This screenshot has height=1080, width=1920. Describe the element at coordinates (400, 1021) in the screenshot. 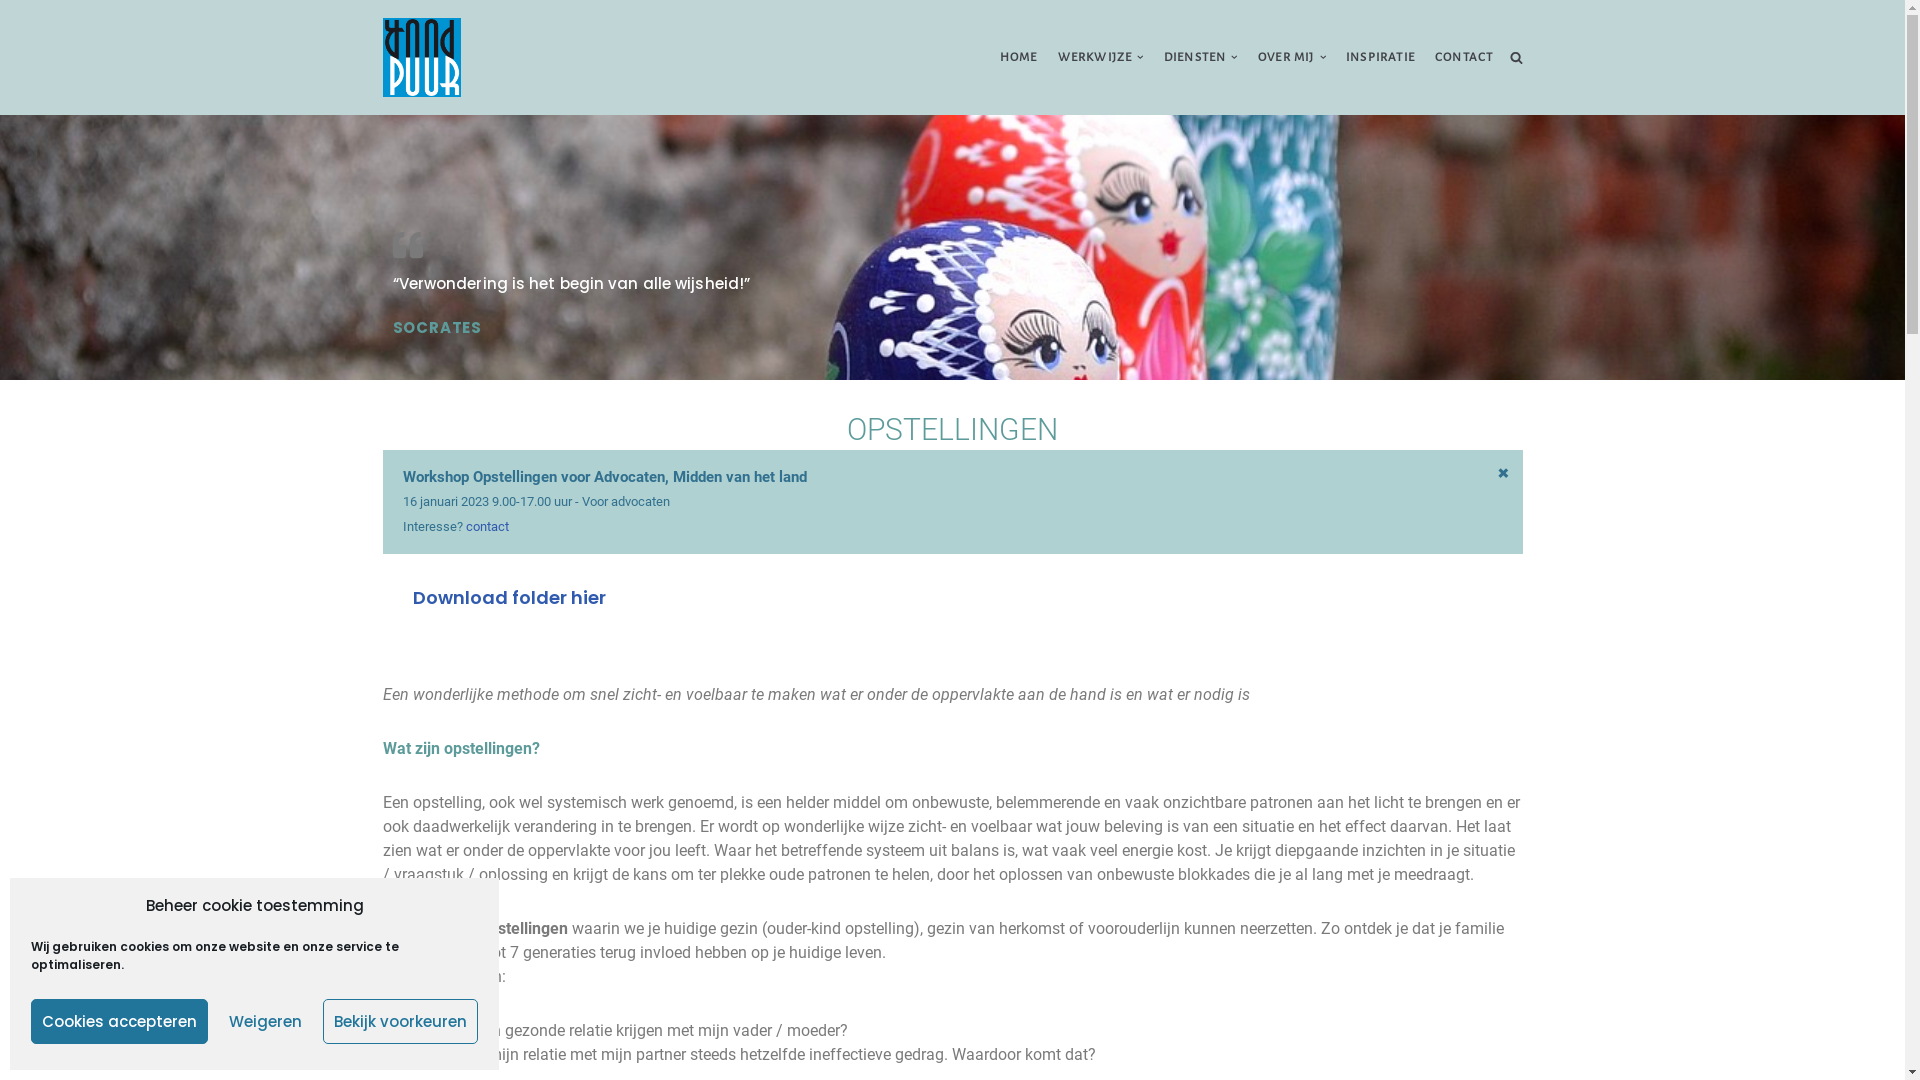

I see `'Bekijk voorkeuren'` at that location.